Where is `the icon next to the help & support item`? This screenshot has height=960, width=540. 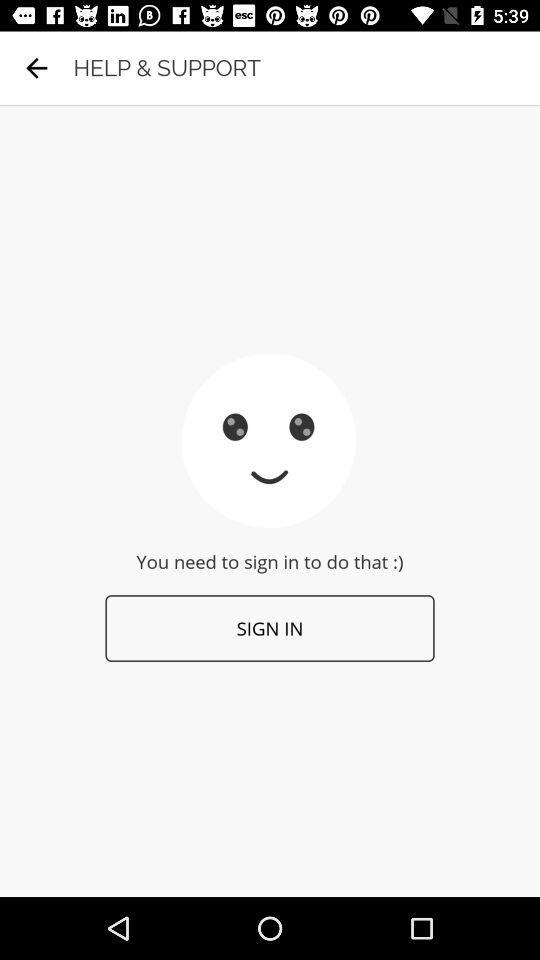
the icon next to the help & support item is located at coordinates (36, 68).